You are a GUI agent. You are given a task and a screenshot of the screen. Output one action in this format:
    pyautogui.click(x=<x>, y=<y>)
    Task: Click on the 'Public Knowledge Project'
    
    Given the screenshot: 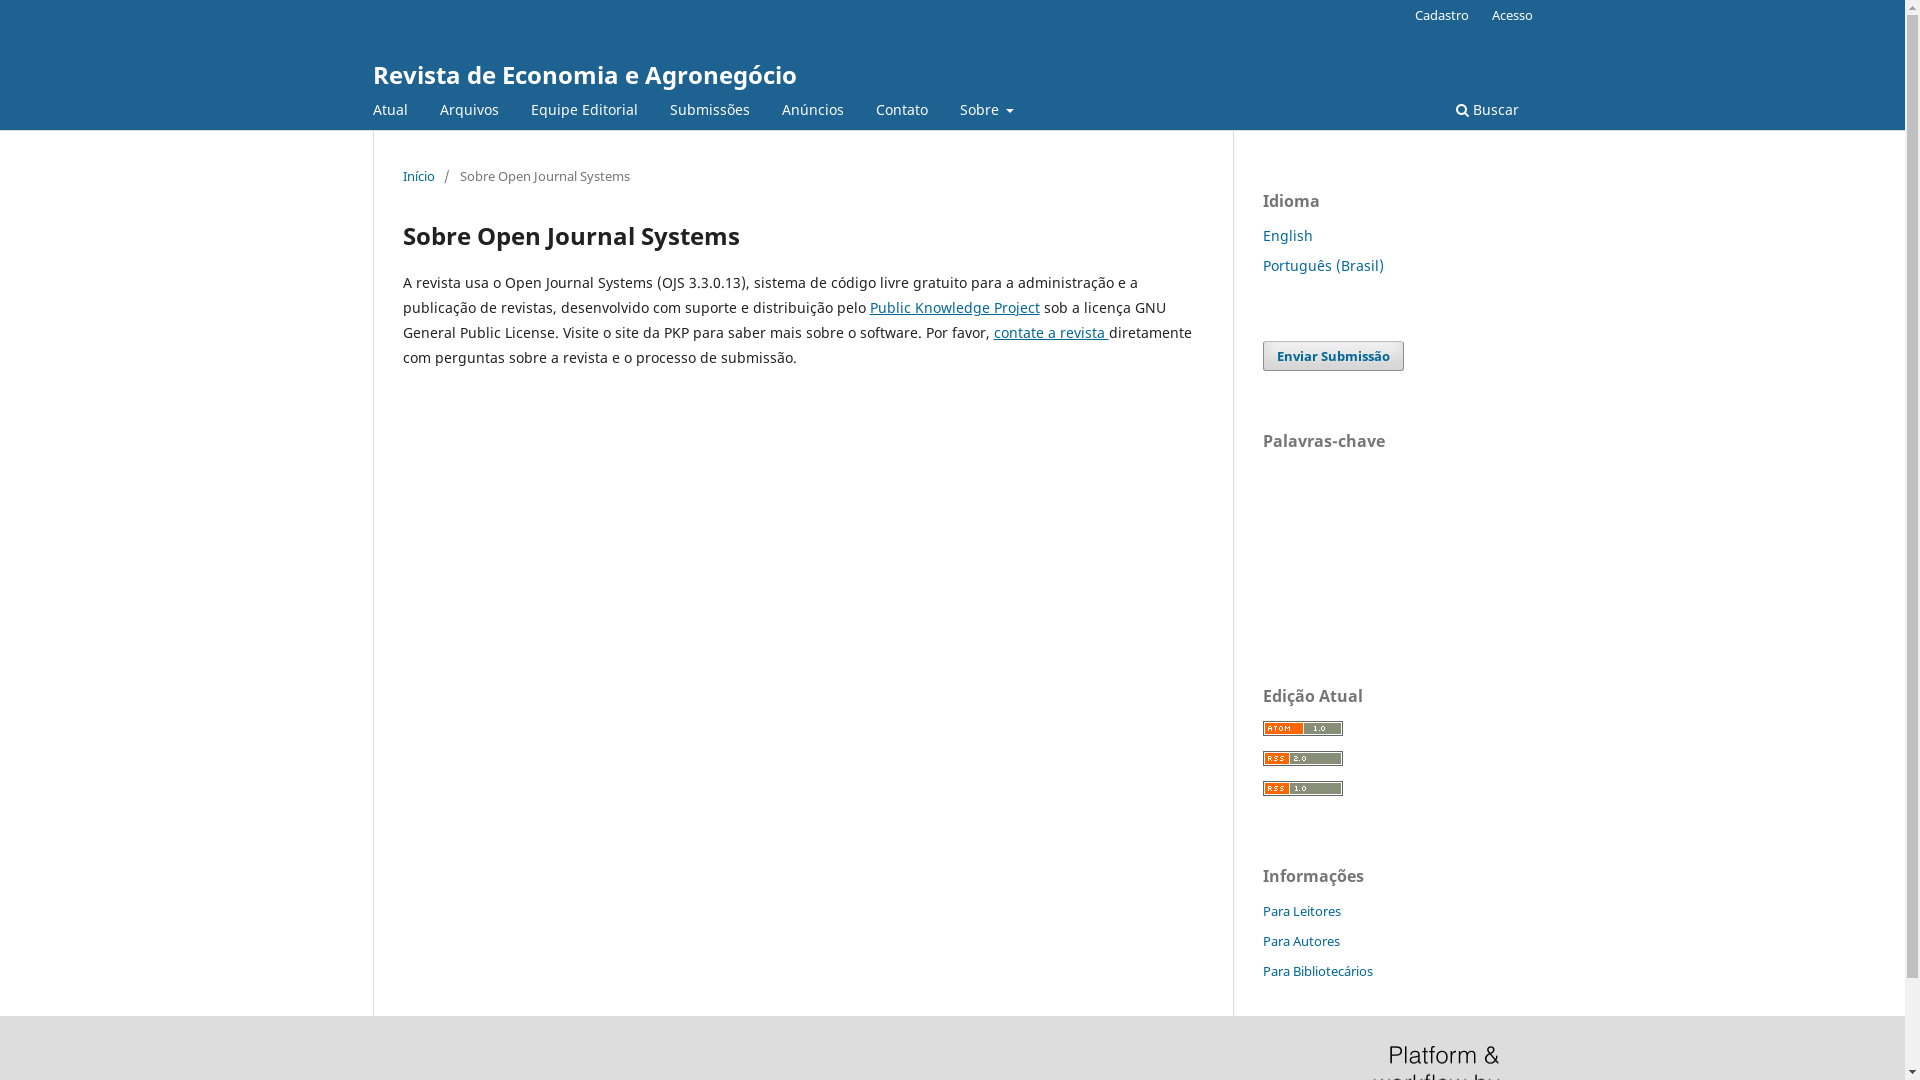 What is the action you would take?
    pyautogui.click(x=869, y=307)
    